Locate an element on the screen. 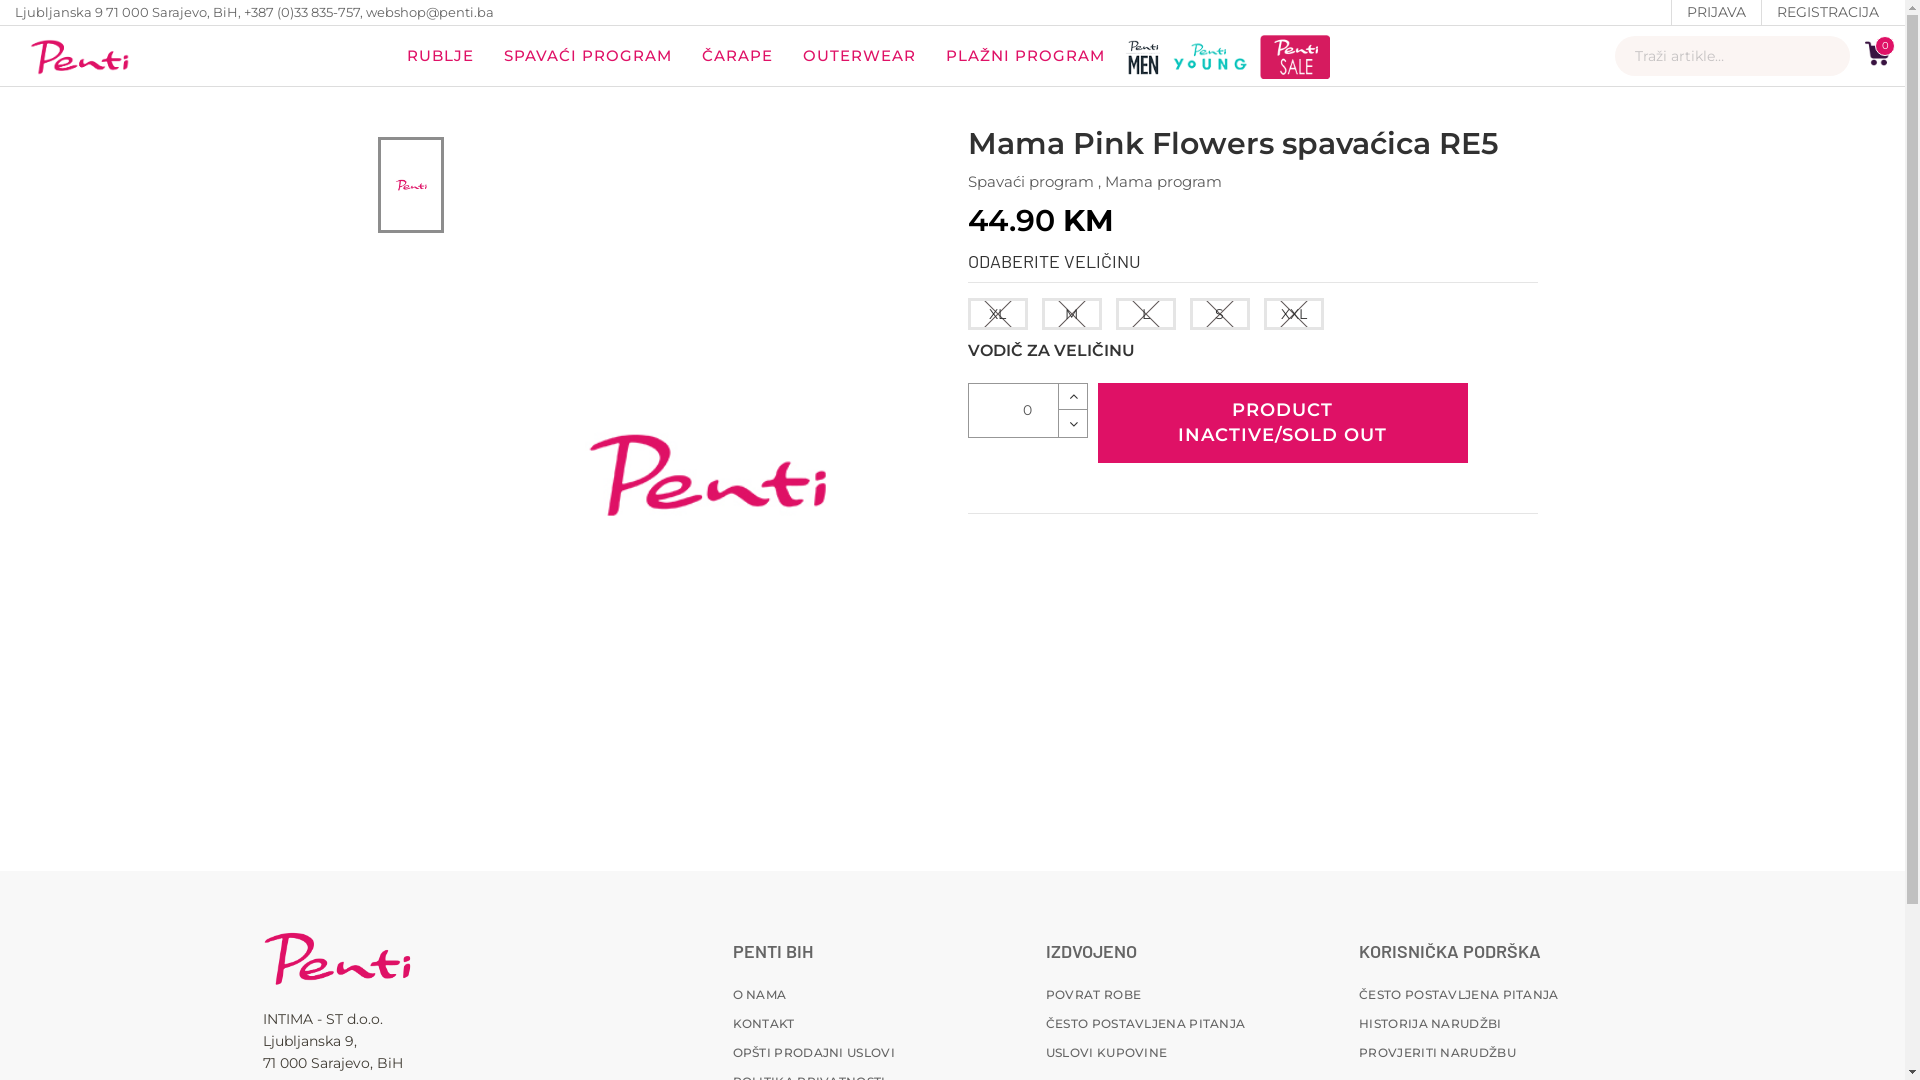  'penti men' is located at coordinates (1113, 55).